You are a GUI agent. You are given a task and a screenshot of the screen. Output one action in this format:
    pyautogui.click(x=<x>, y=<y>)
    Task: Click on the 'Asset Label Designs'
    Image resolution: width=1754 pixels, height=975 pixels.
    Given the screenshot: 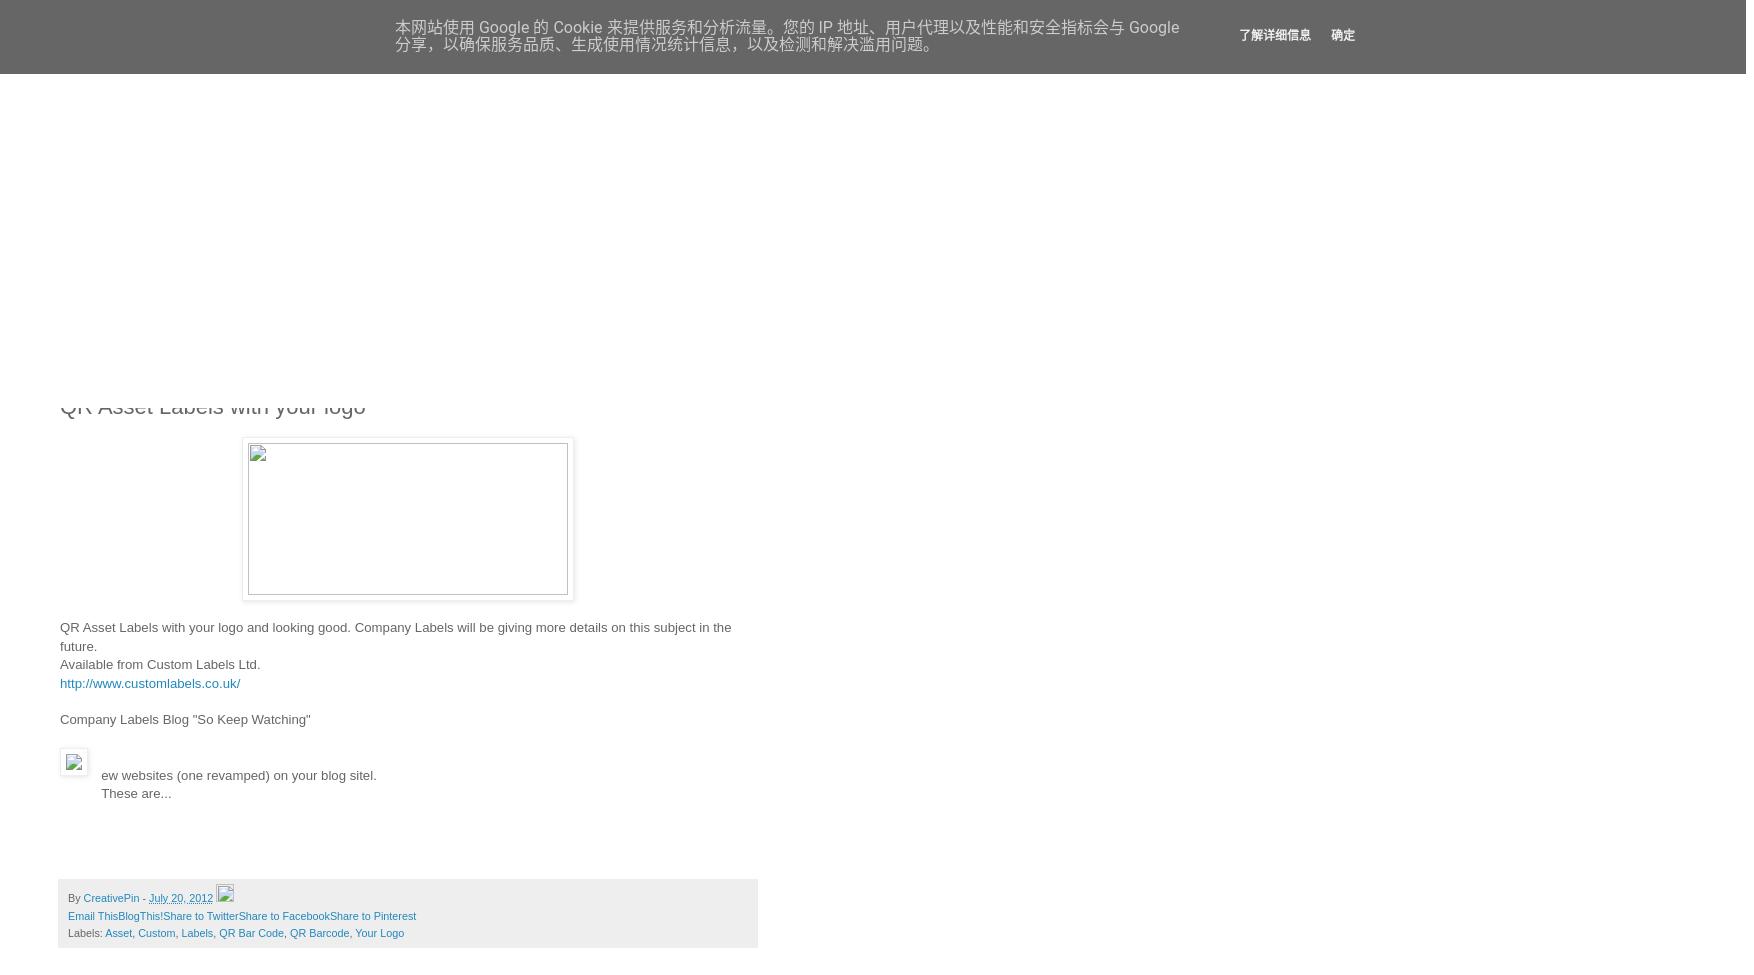 What is the action you would take?
    pyautogui.click(x=124, y=245)
    